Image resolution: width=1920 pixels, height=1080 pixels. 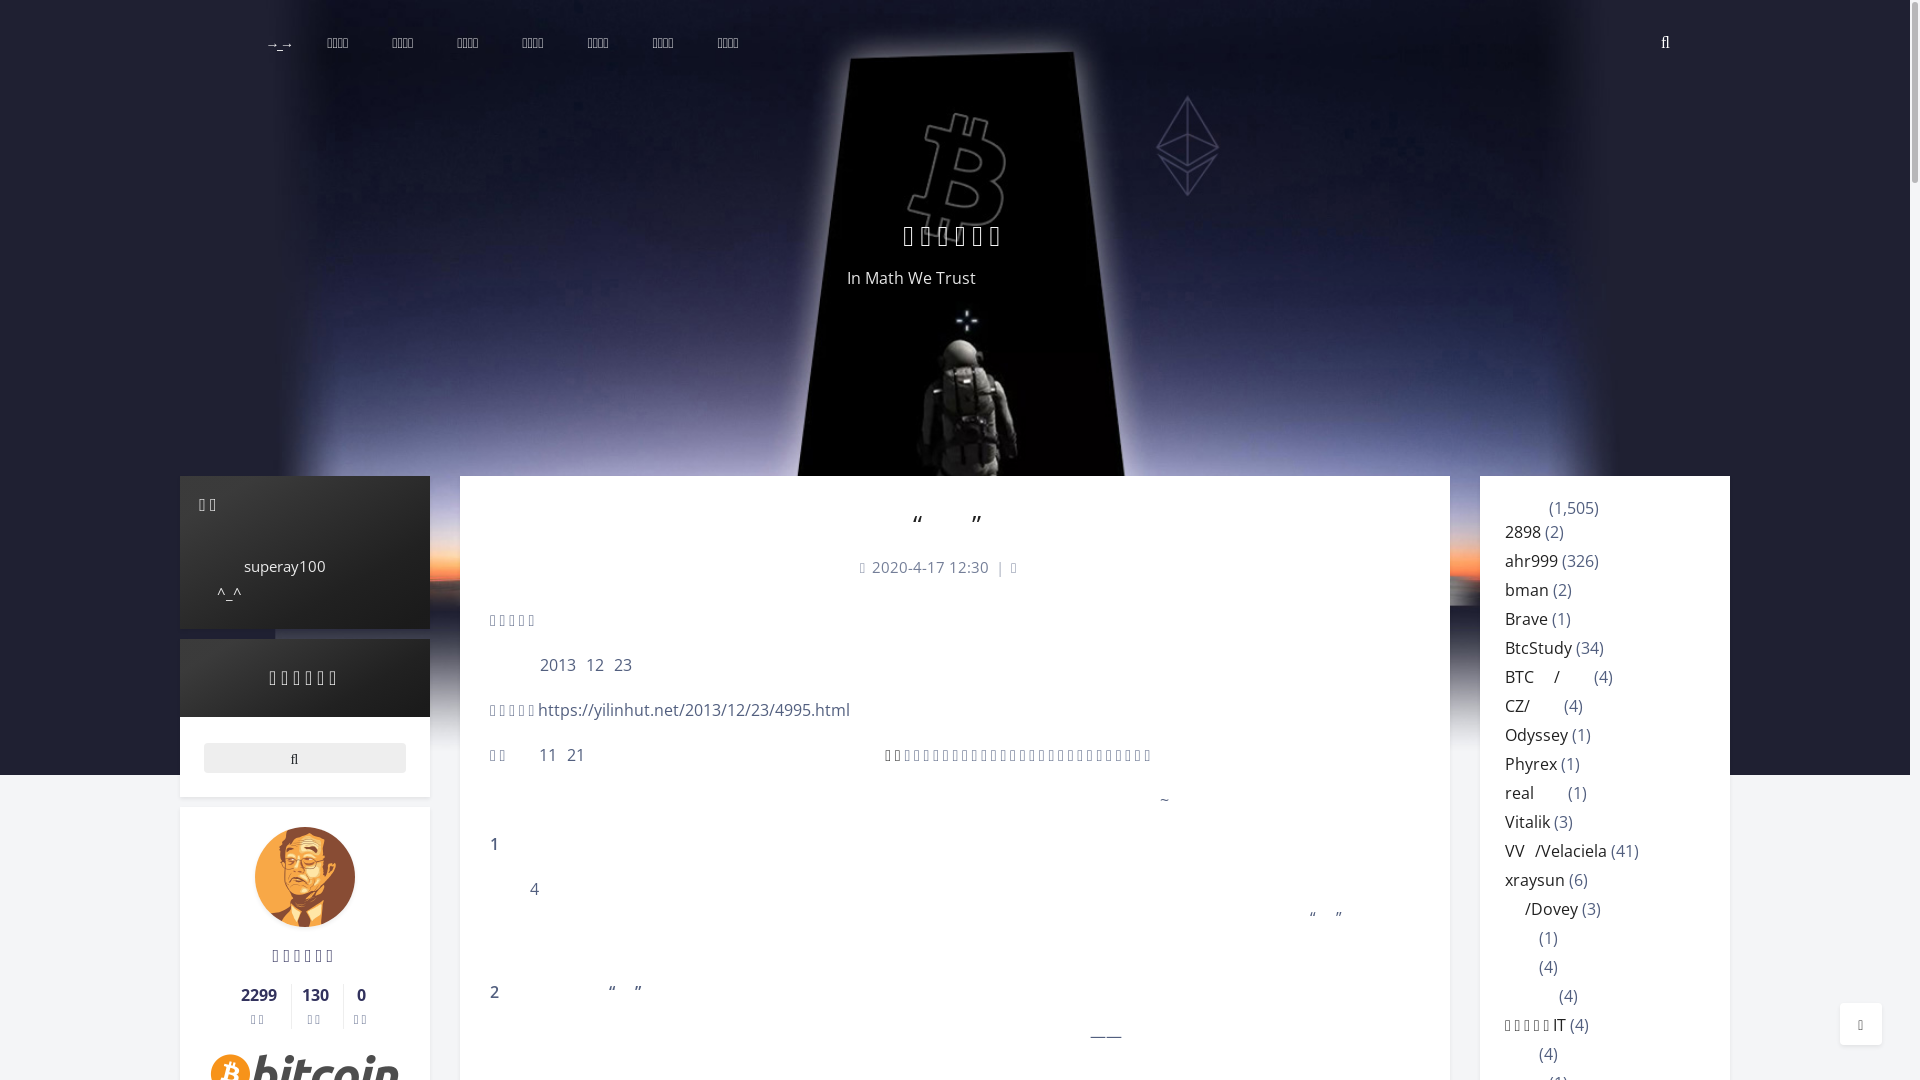 I want to click on 'ahr999', so click(x=1530, y=560).